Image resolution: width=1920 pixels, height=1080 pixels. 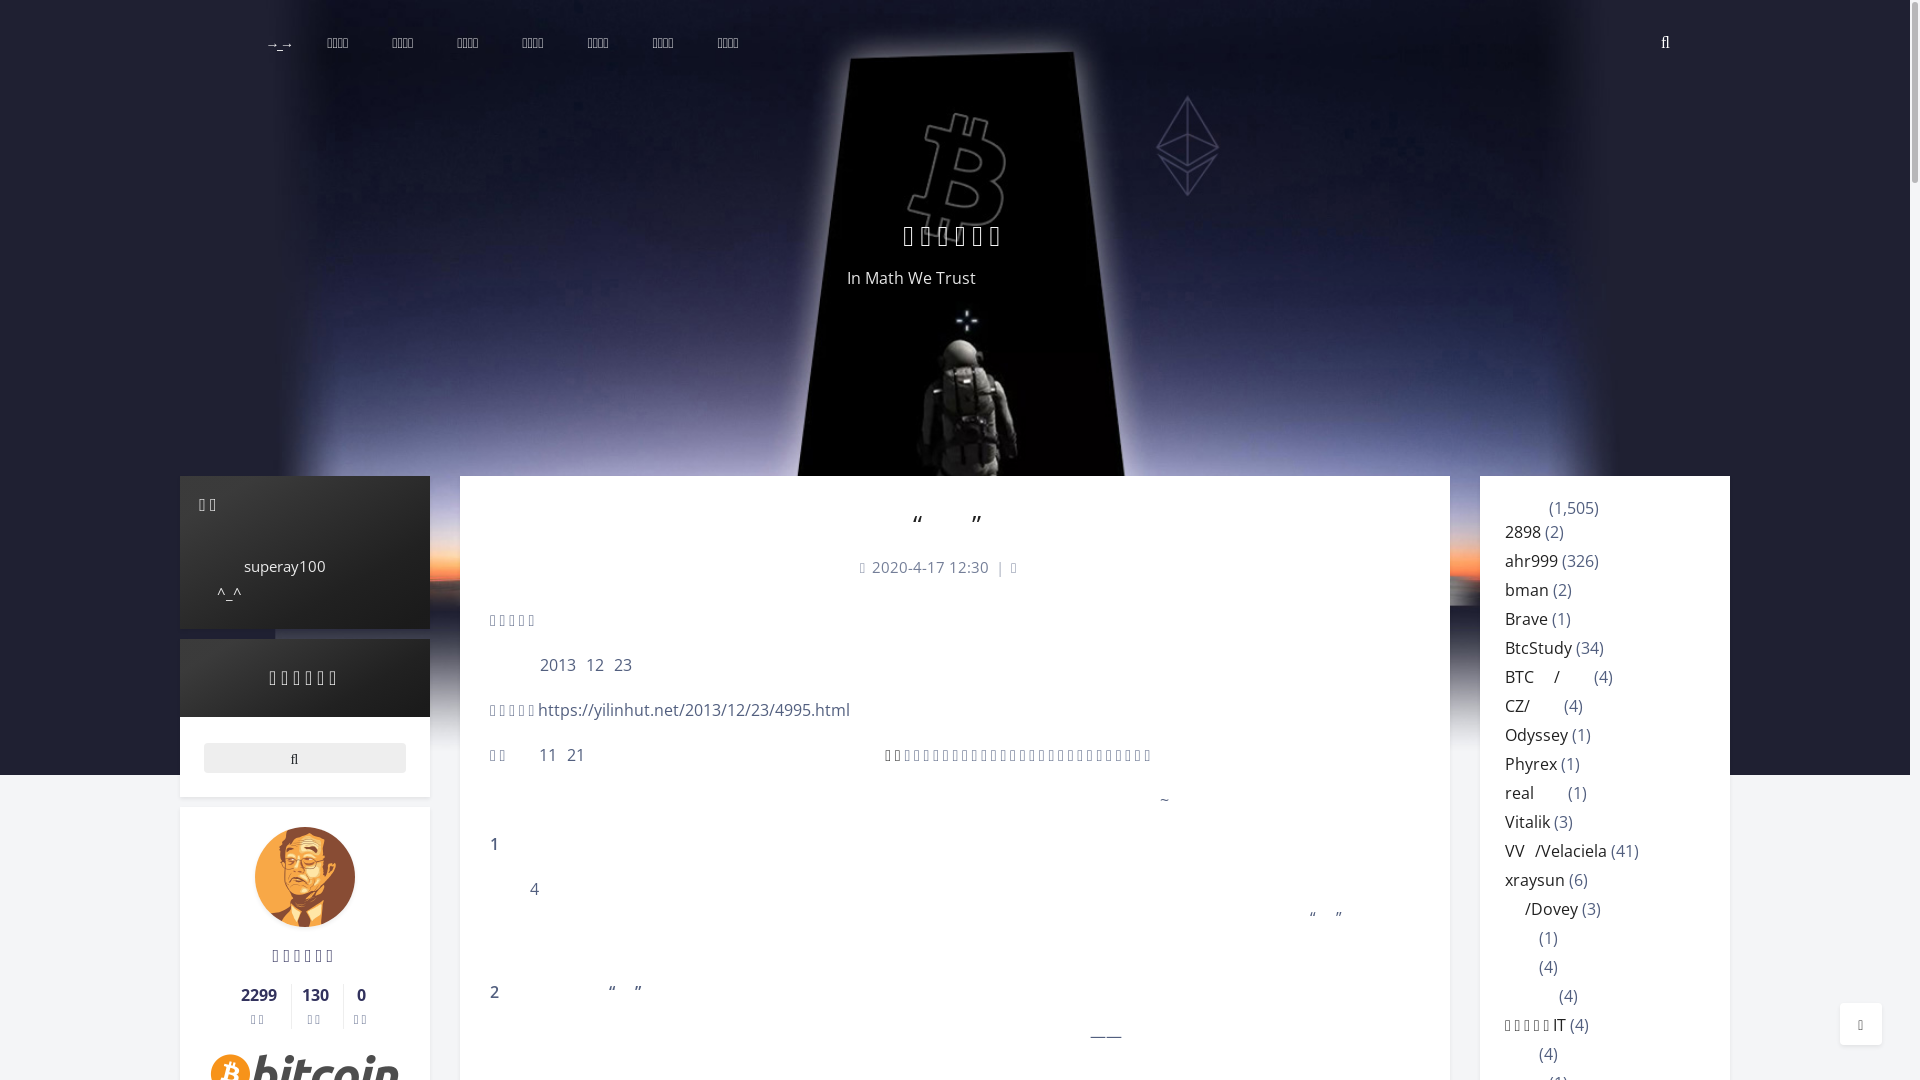 I want to click on 'ahr999', so click(x=1530, y=560).